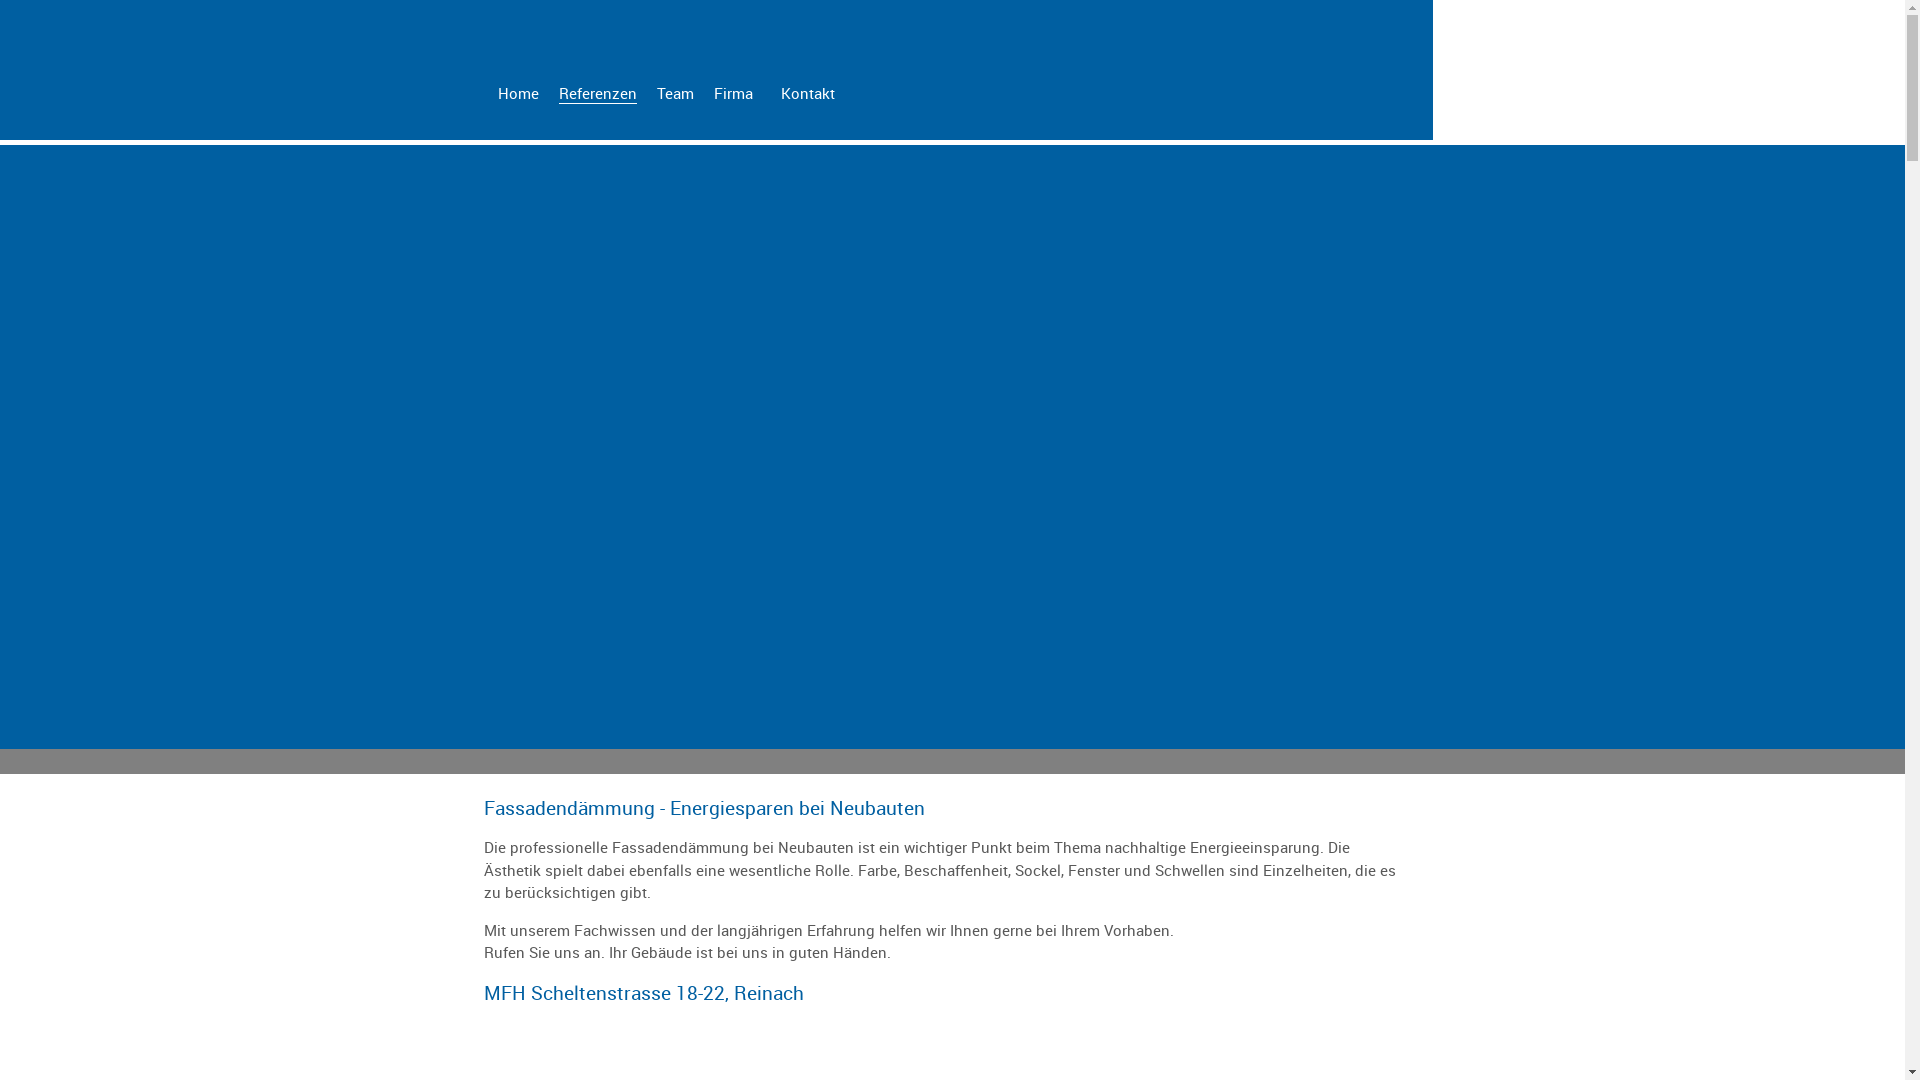 This screenshot has width=1920, height=1080. I want to click on 'Referenzen', so click(595, 93).